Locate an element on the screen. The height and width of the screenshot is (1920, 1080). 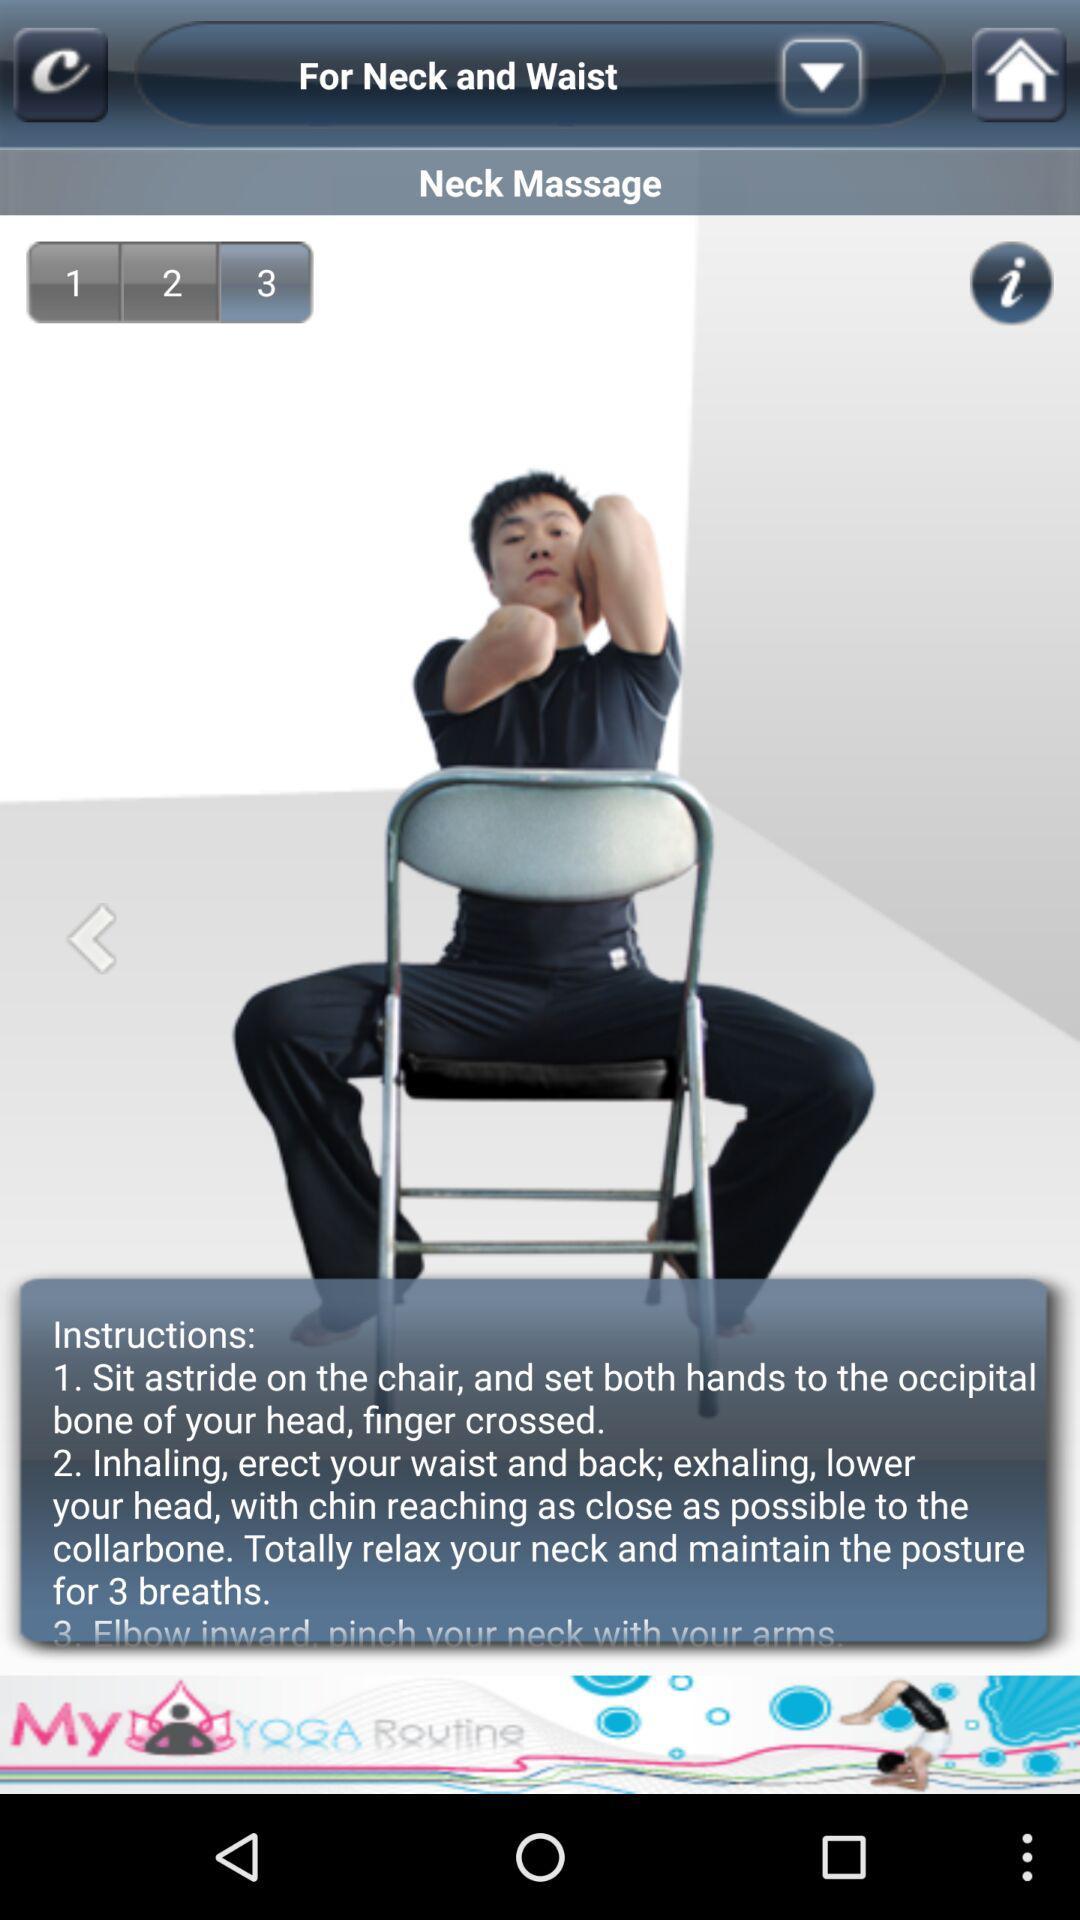
item above the instructions 1 sit is located at coordinates (1011, 282).